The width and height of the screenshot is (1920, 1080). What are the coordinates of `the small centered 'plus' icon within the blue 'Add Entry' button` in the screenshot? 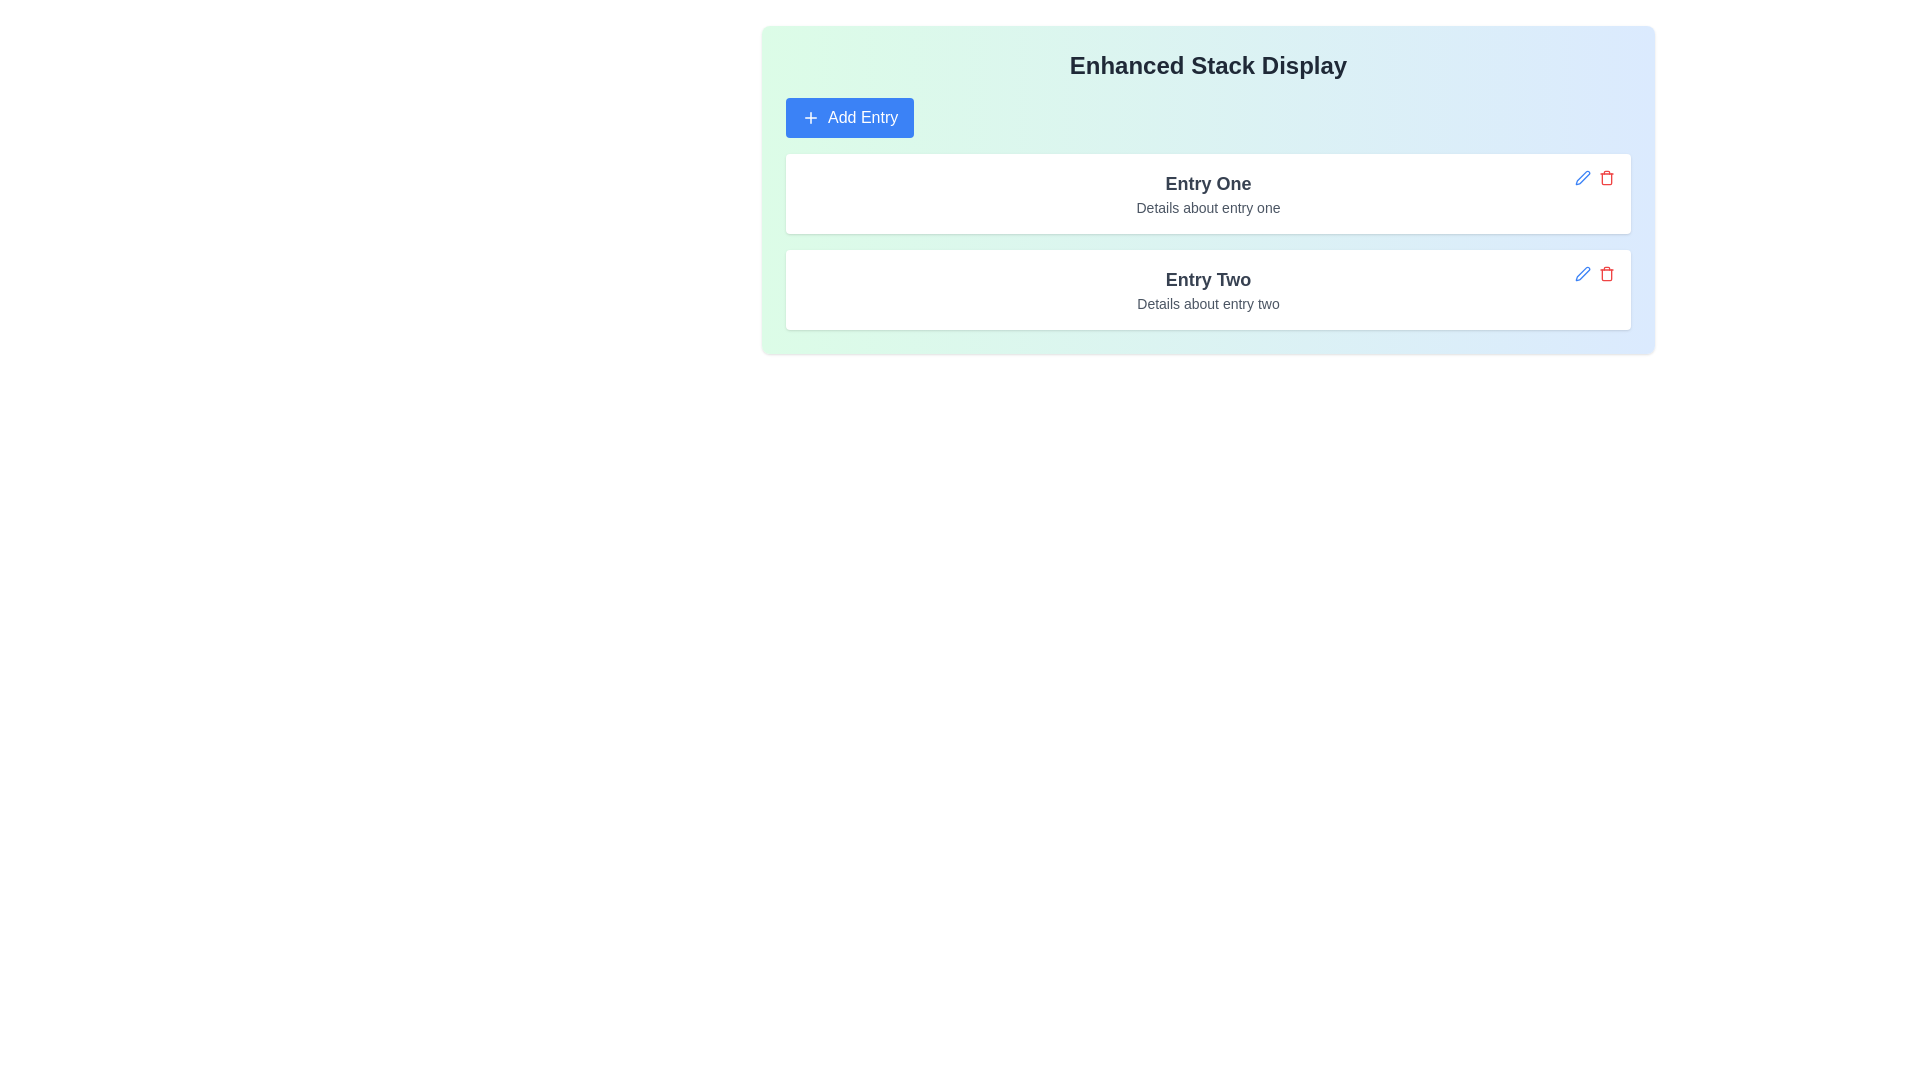 It's located at (811, 118).